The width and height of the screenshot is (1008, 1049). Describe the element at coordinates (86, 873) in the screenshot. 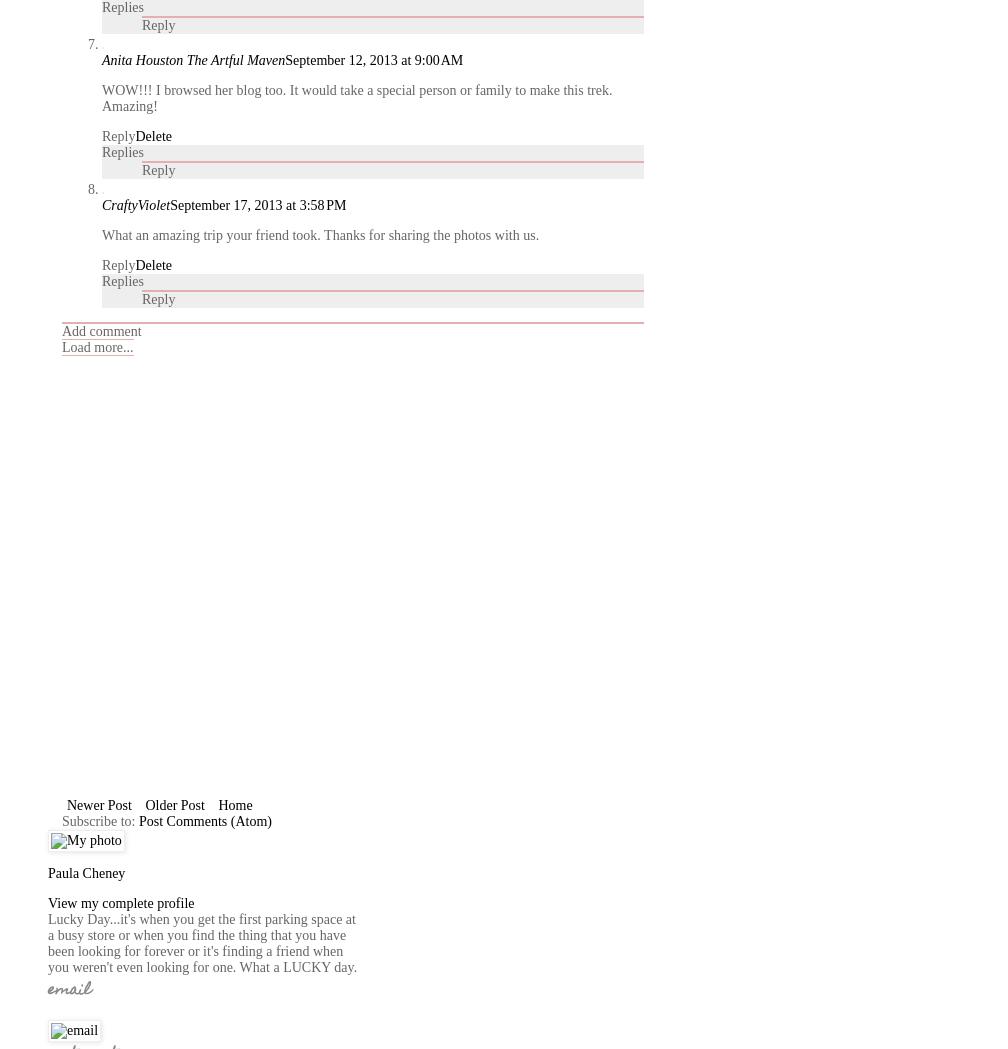

I see `'Paula Cheney'` at that location.